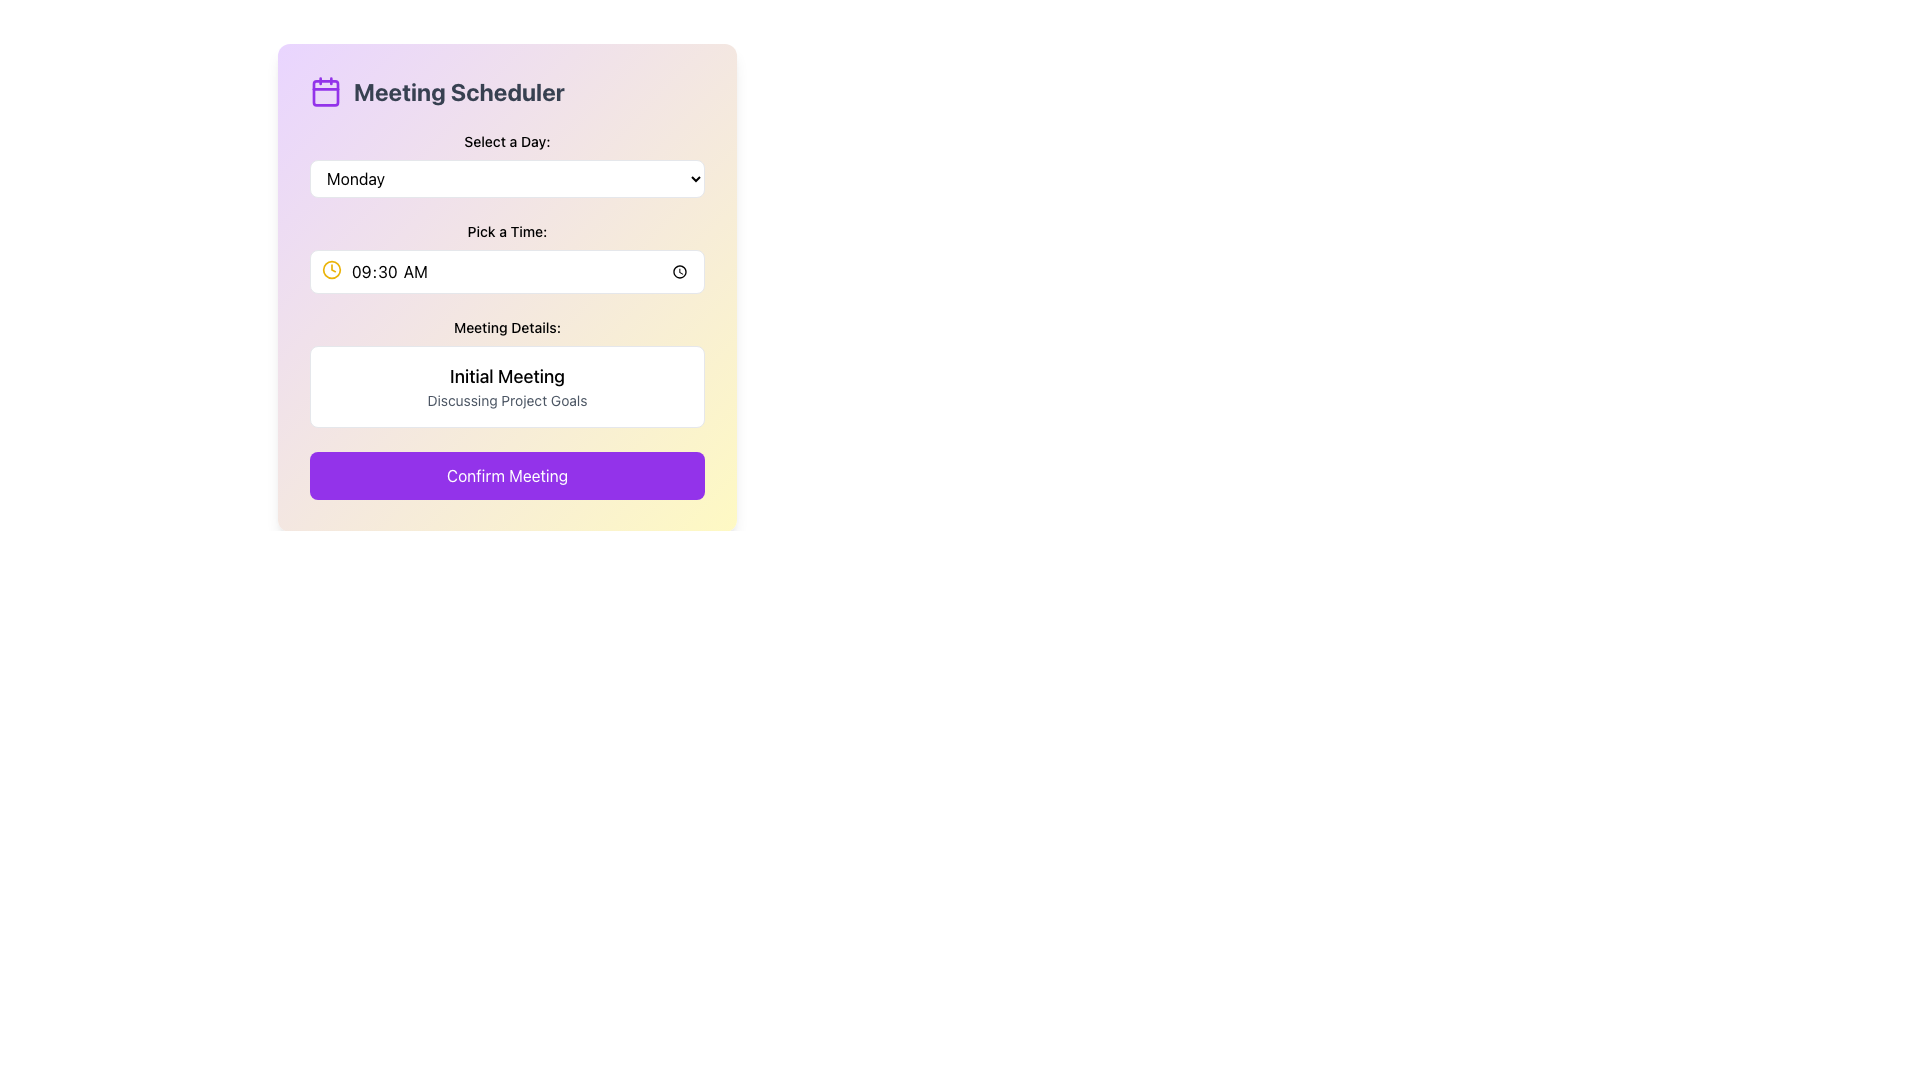 The width and height of the screenshot is (1920, 1080). I want to click on the 'Initial Meeting' text display, which serves as the header within the 'Meeting Details' box, so click(507, 377).